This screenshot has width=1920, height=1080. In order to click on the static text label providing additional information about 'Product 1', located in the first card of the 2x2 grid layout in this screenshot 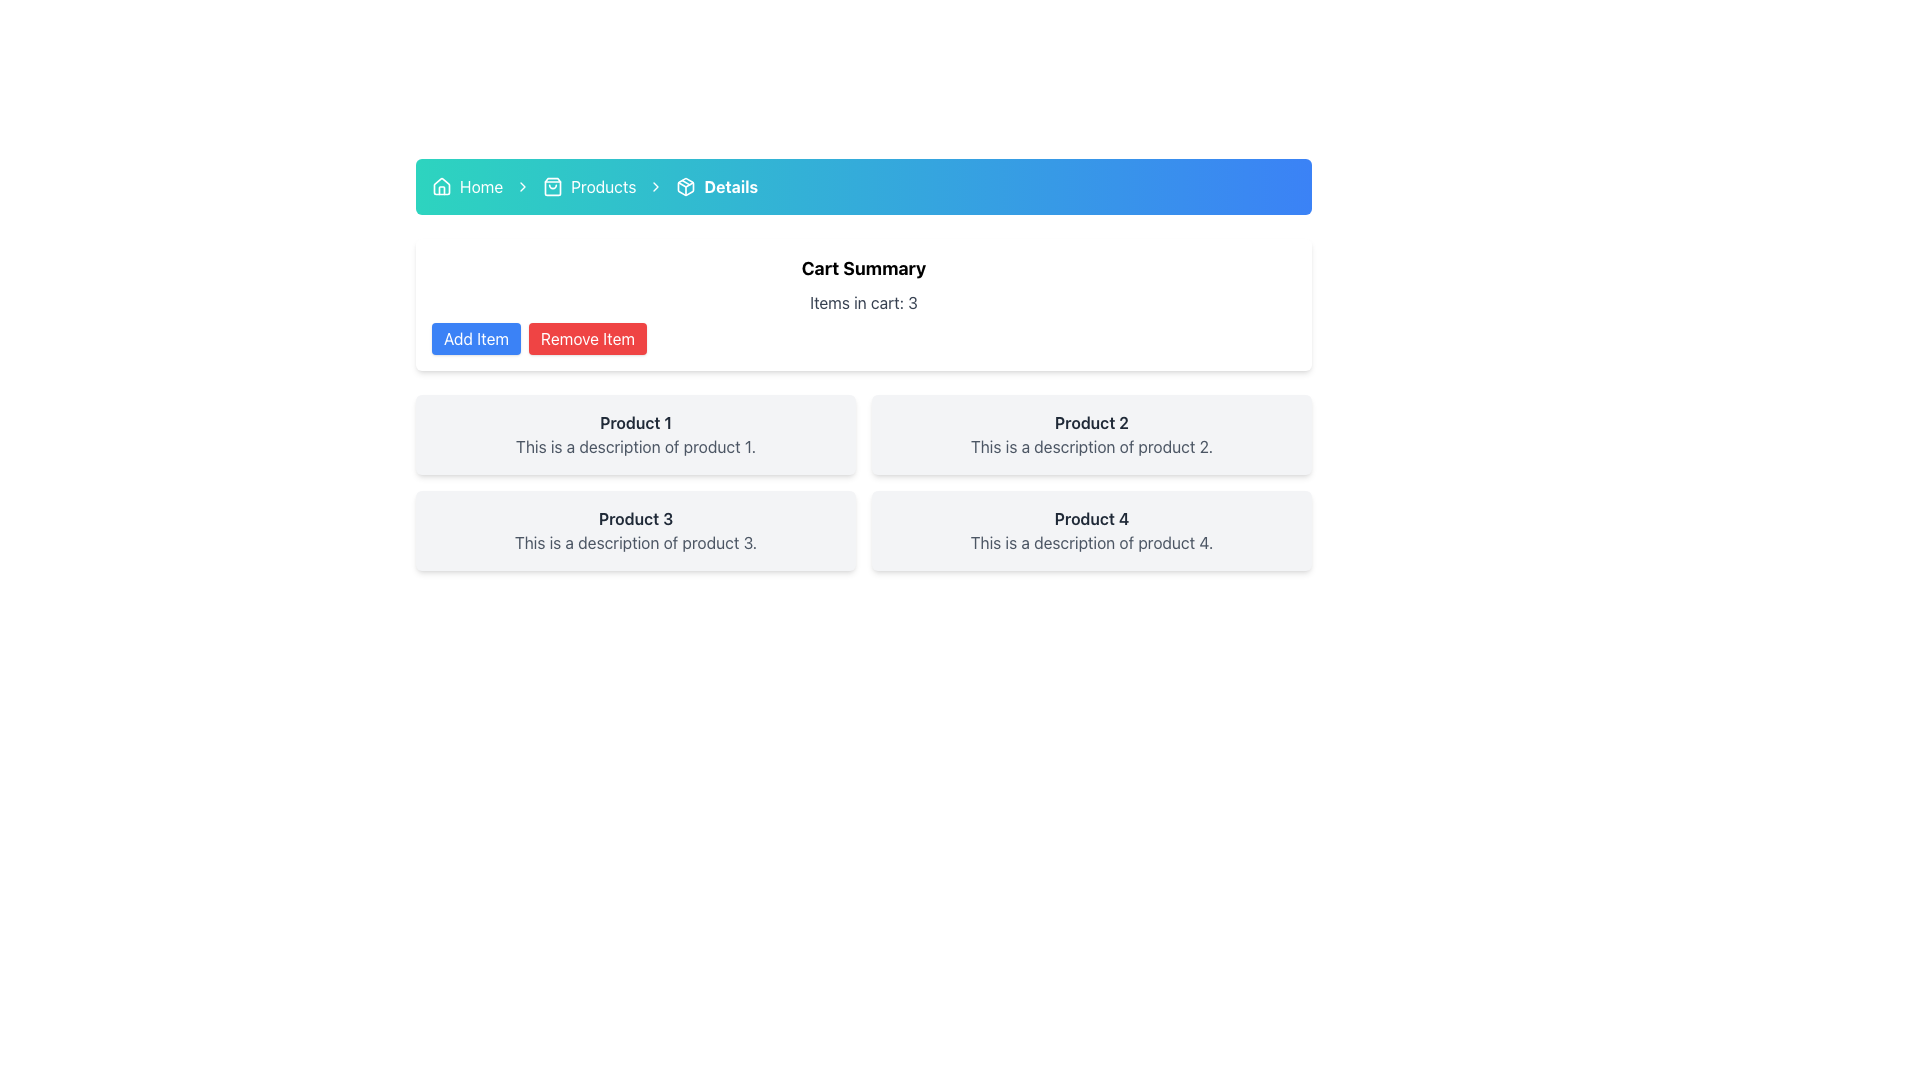, I will do `click(634, 446)`.